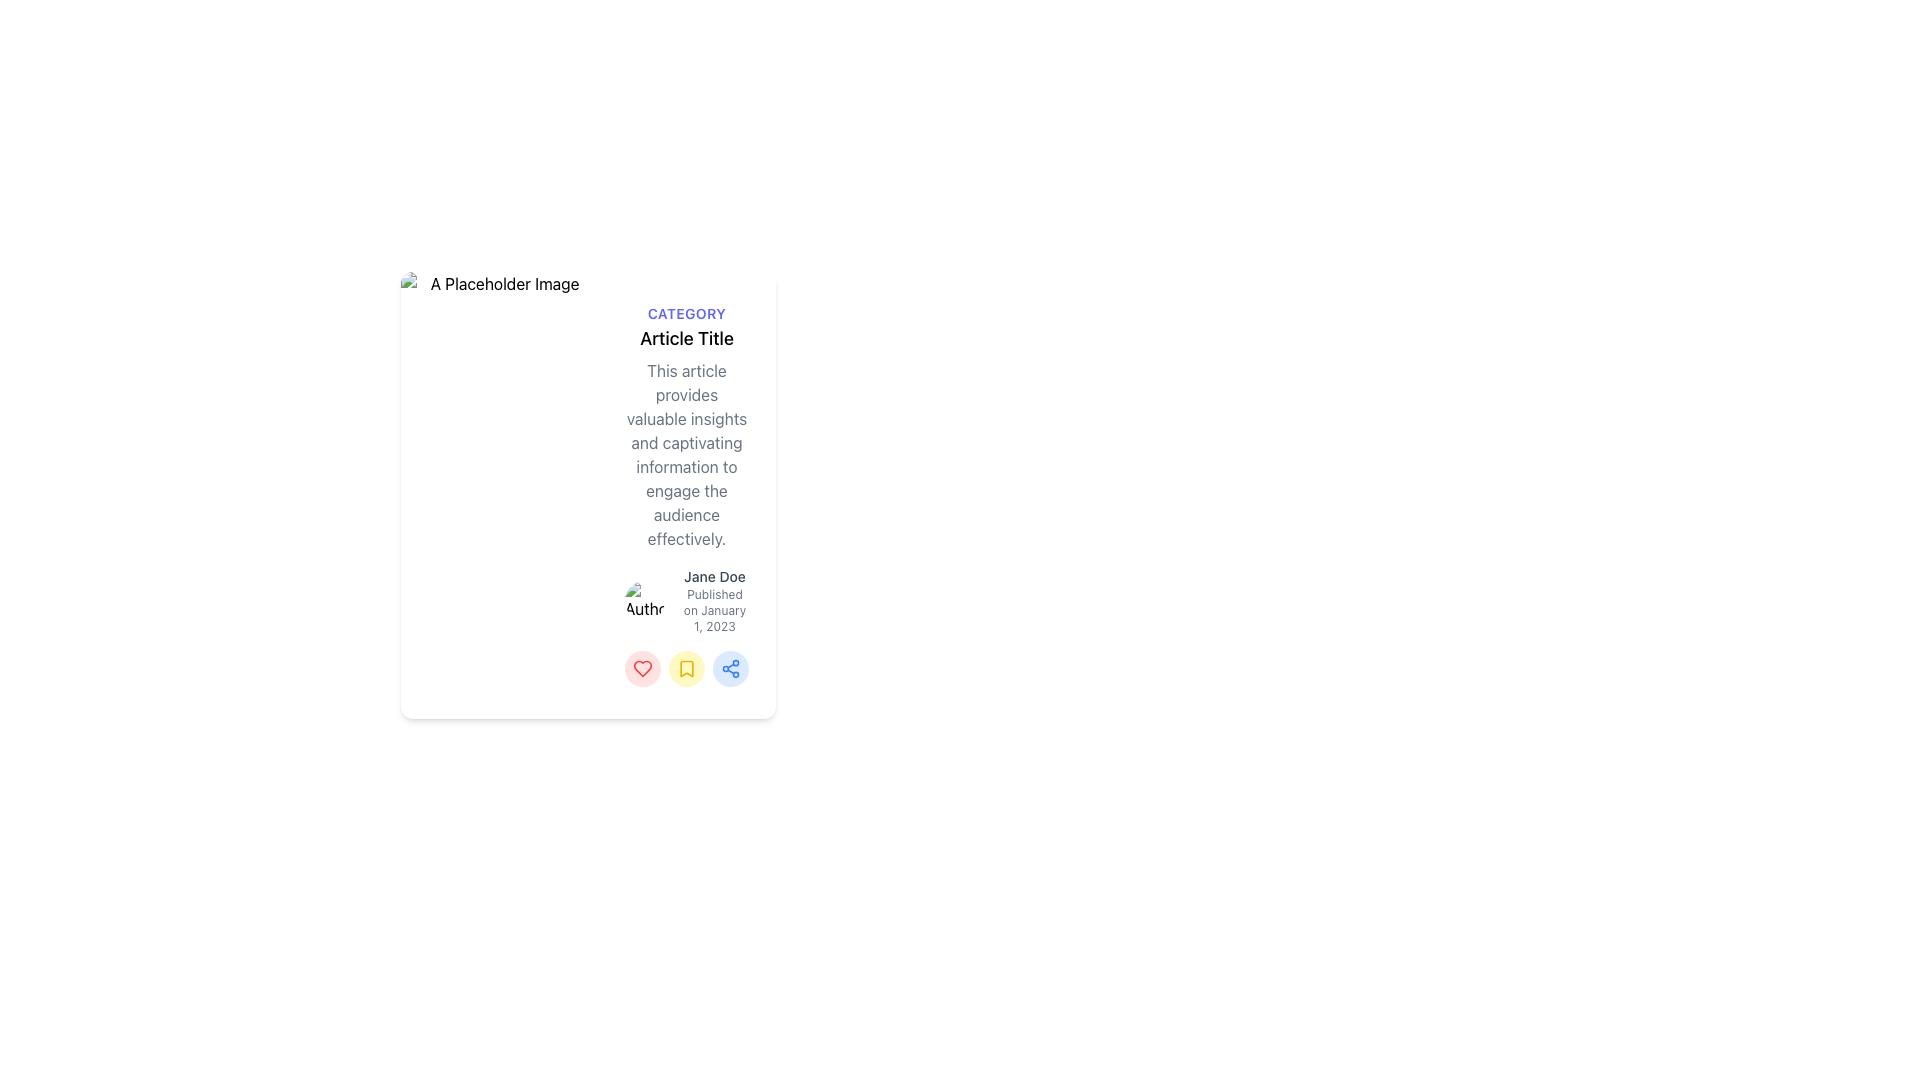  What do you see at coordinates (643, 668) in the screenshot?
I see `the heart icon located second from the left in the bottom row of icons under the card element` at bounding box center [643, 668].